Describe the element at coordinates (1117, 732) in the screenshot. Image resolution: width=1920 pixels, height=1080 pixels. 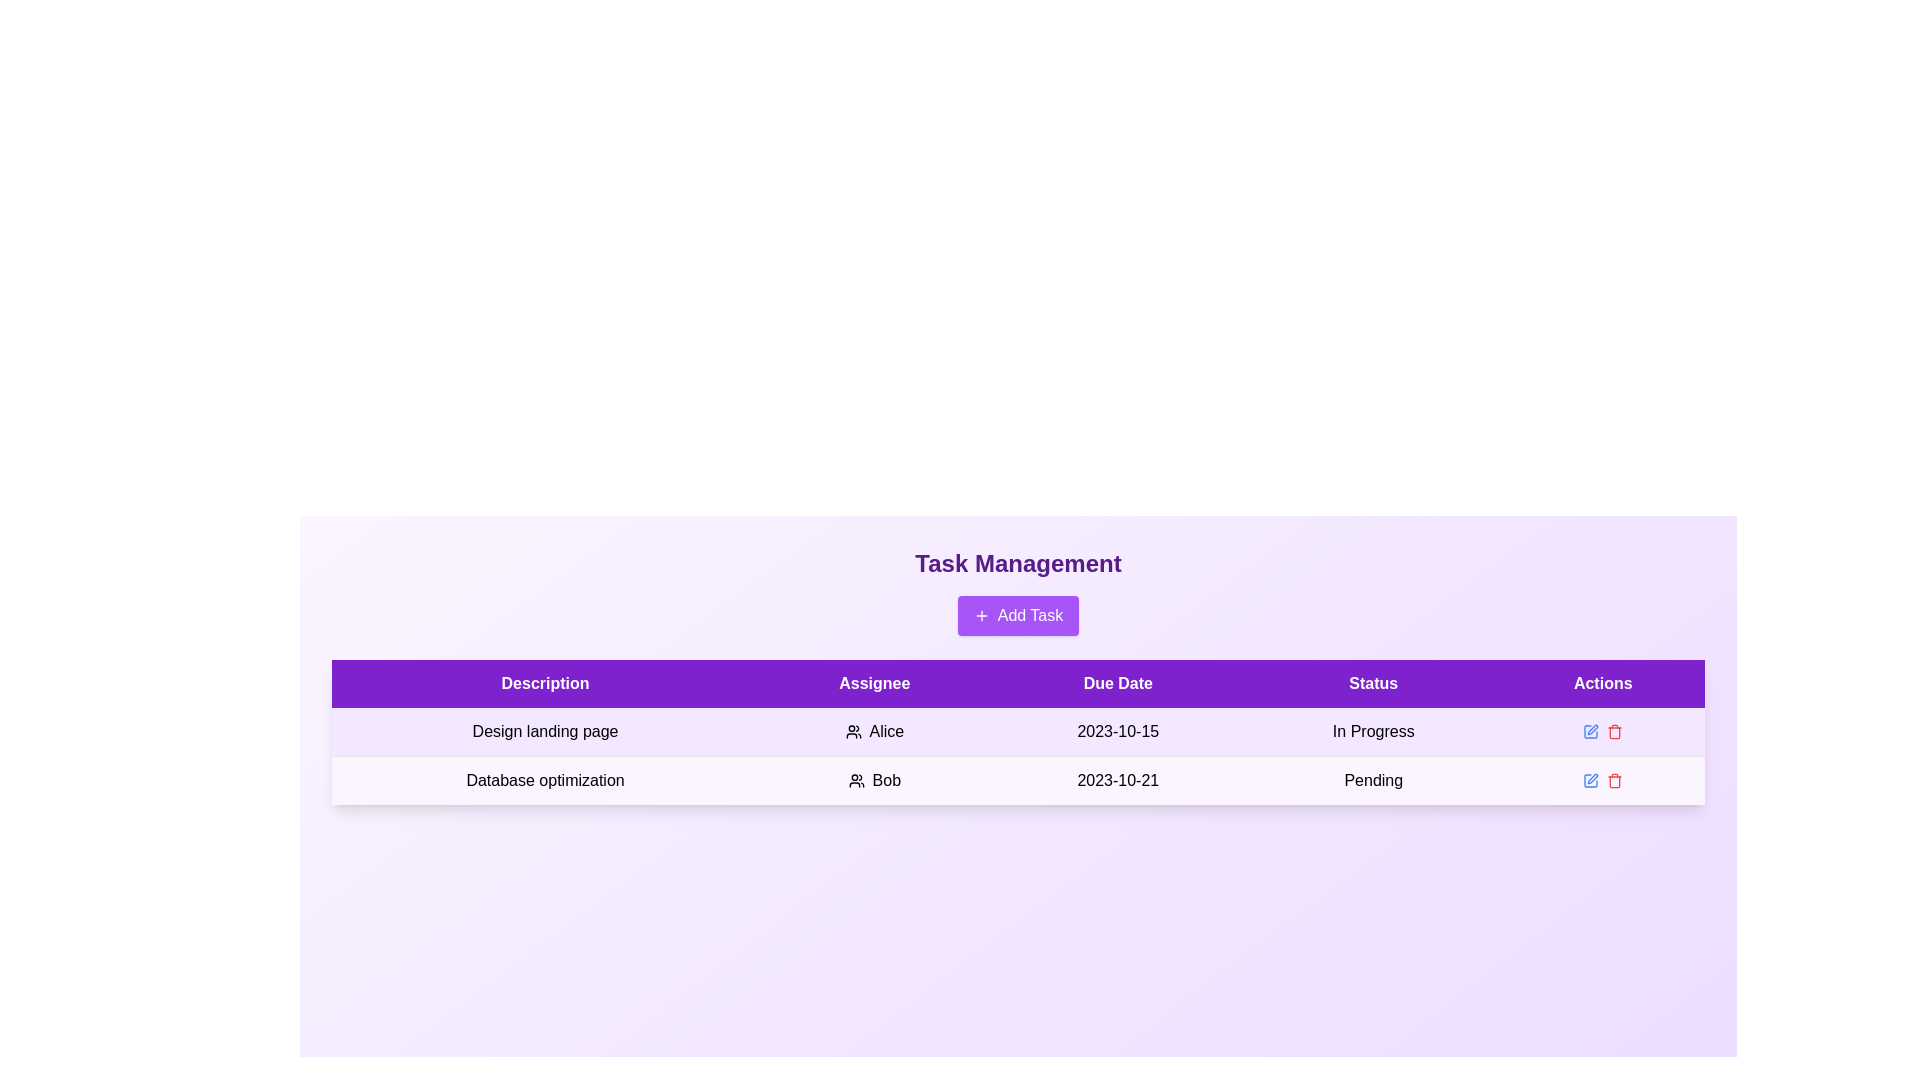
I see `the text displaying the due date '2023-10-15' in the 'Due Date' column of the task management table` at that location.